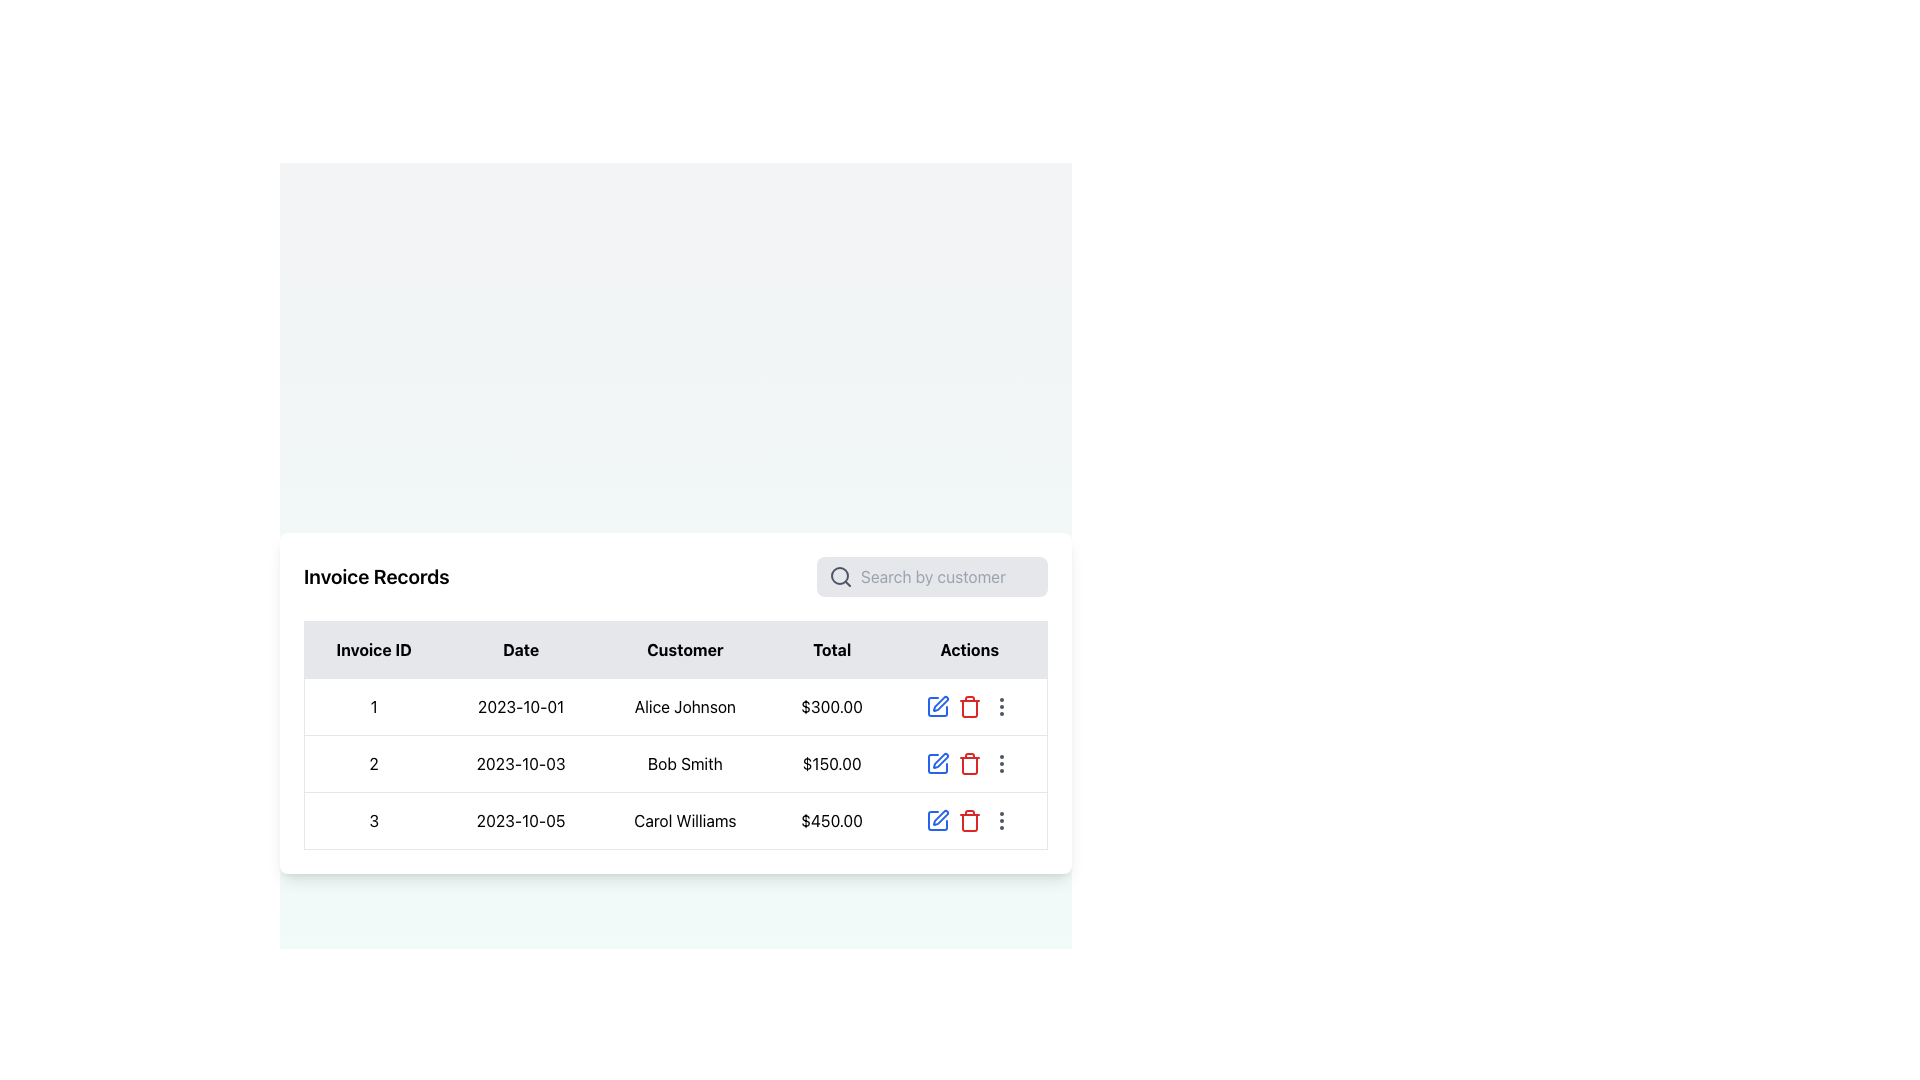 This screenshot has width=1920, height=1080. What do you see at coordinates (969, 707) in the screenshot?
I see `the trash bin icon in the Actions column of the table for the record of Carol Williams` at bounding box center [969, 707].